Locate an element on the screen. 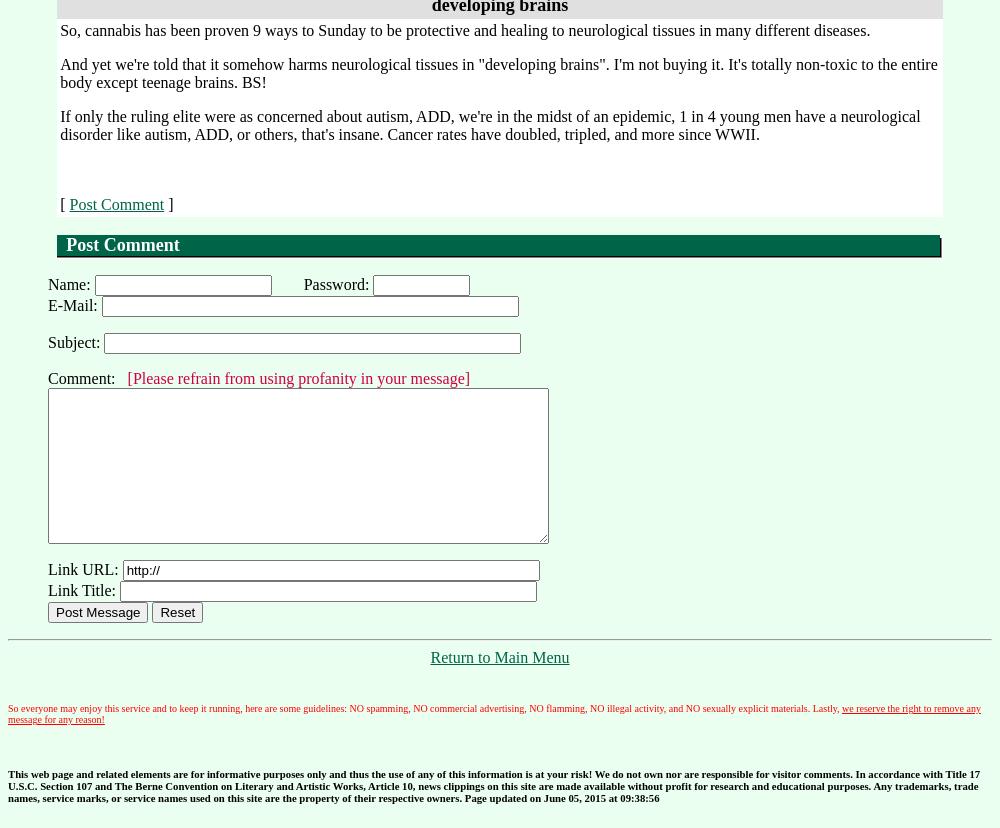 This screenshot has height=828, width=1000. 'And yet we're told that it somehow harms neurological tissues in "developing brains".  I'm not buying it.  It's totally non-toxic to the entire body except teenage brains.  BS!' is located at coordinates (497, 73).